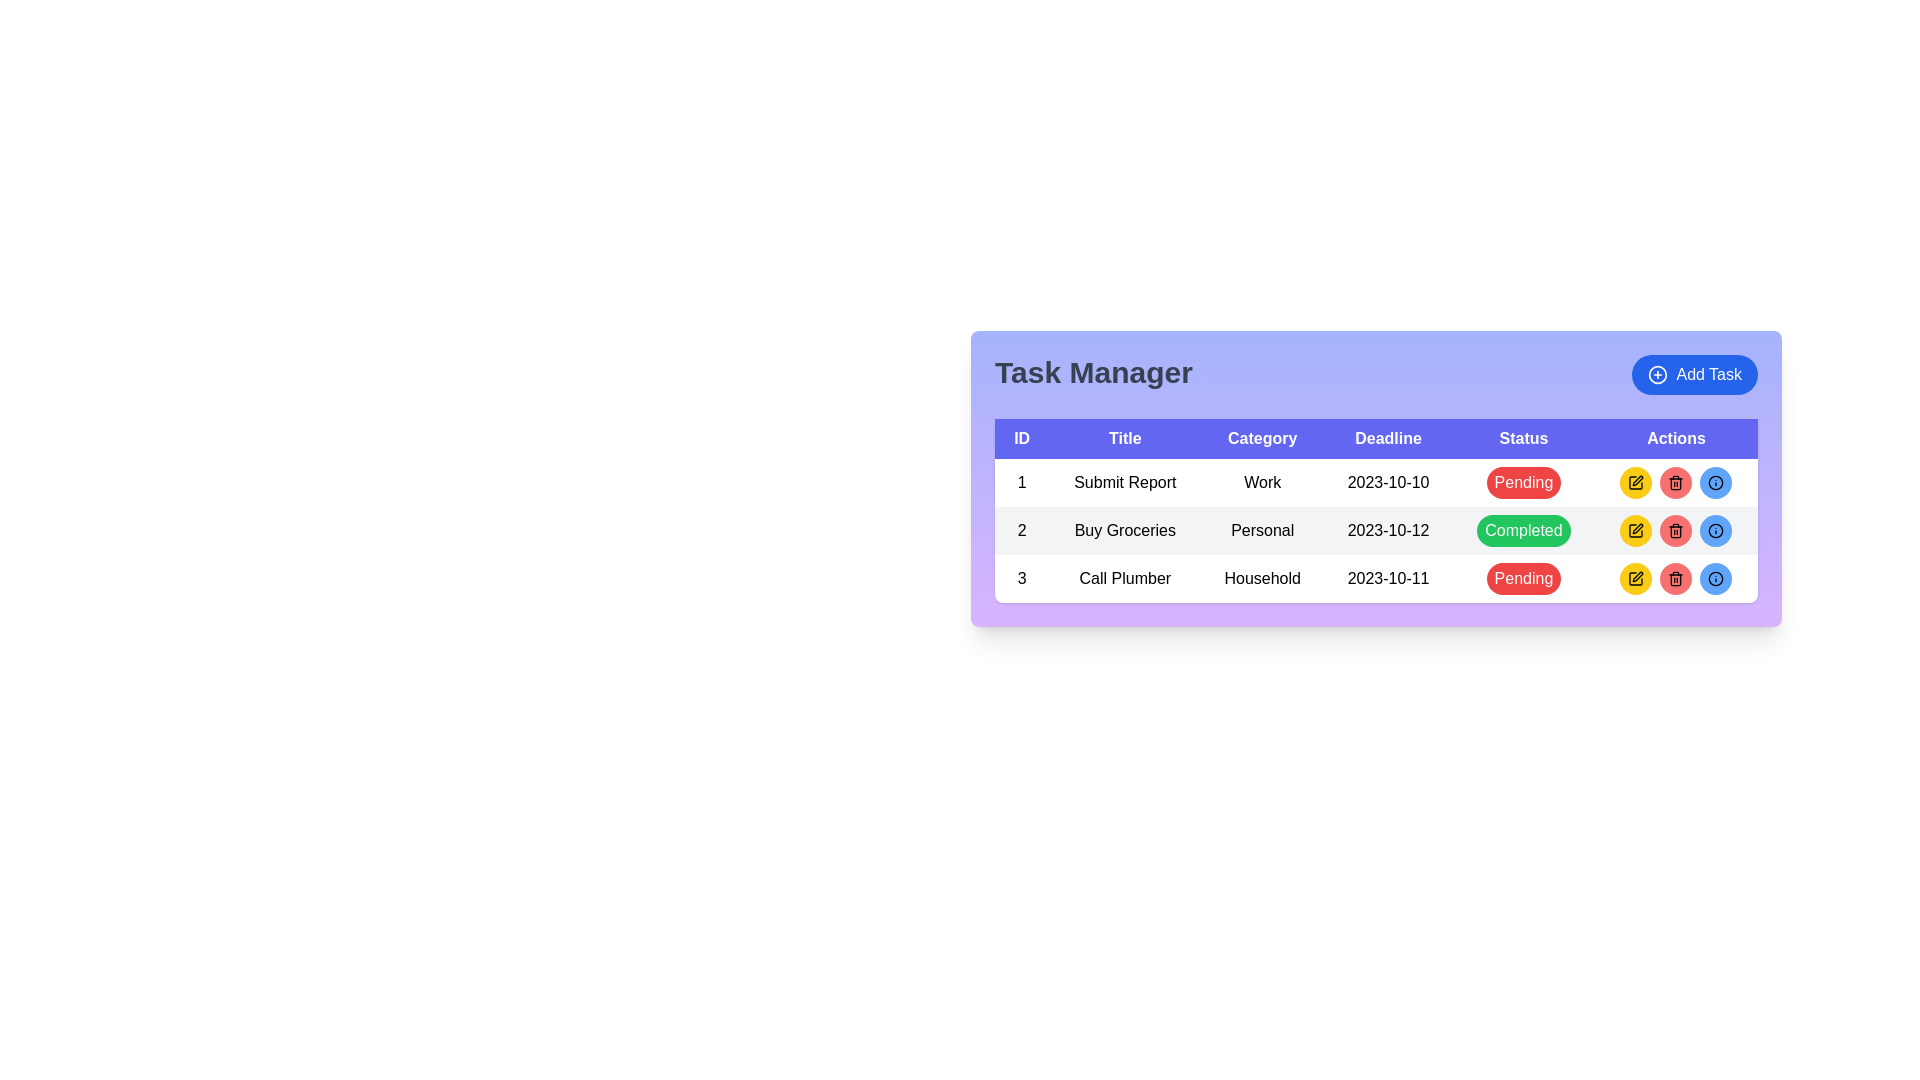 This screenshot has height=1080, width=1920. Describe the element at coordinates (1715, 482) in the screenshot. I see `the position of the SVG circle graphic that enhances the 'Add Task' button located in the top-right corner of the interface` at that location.